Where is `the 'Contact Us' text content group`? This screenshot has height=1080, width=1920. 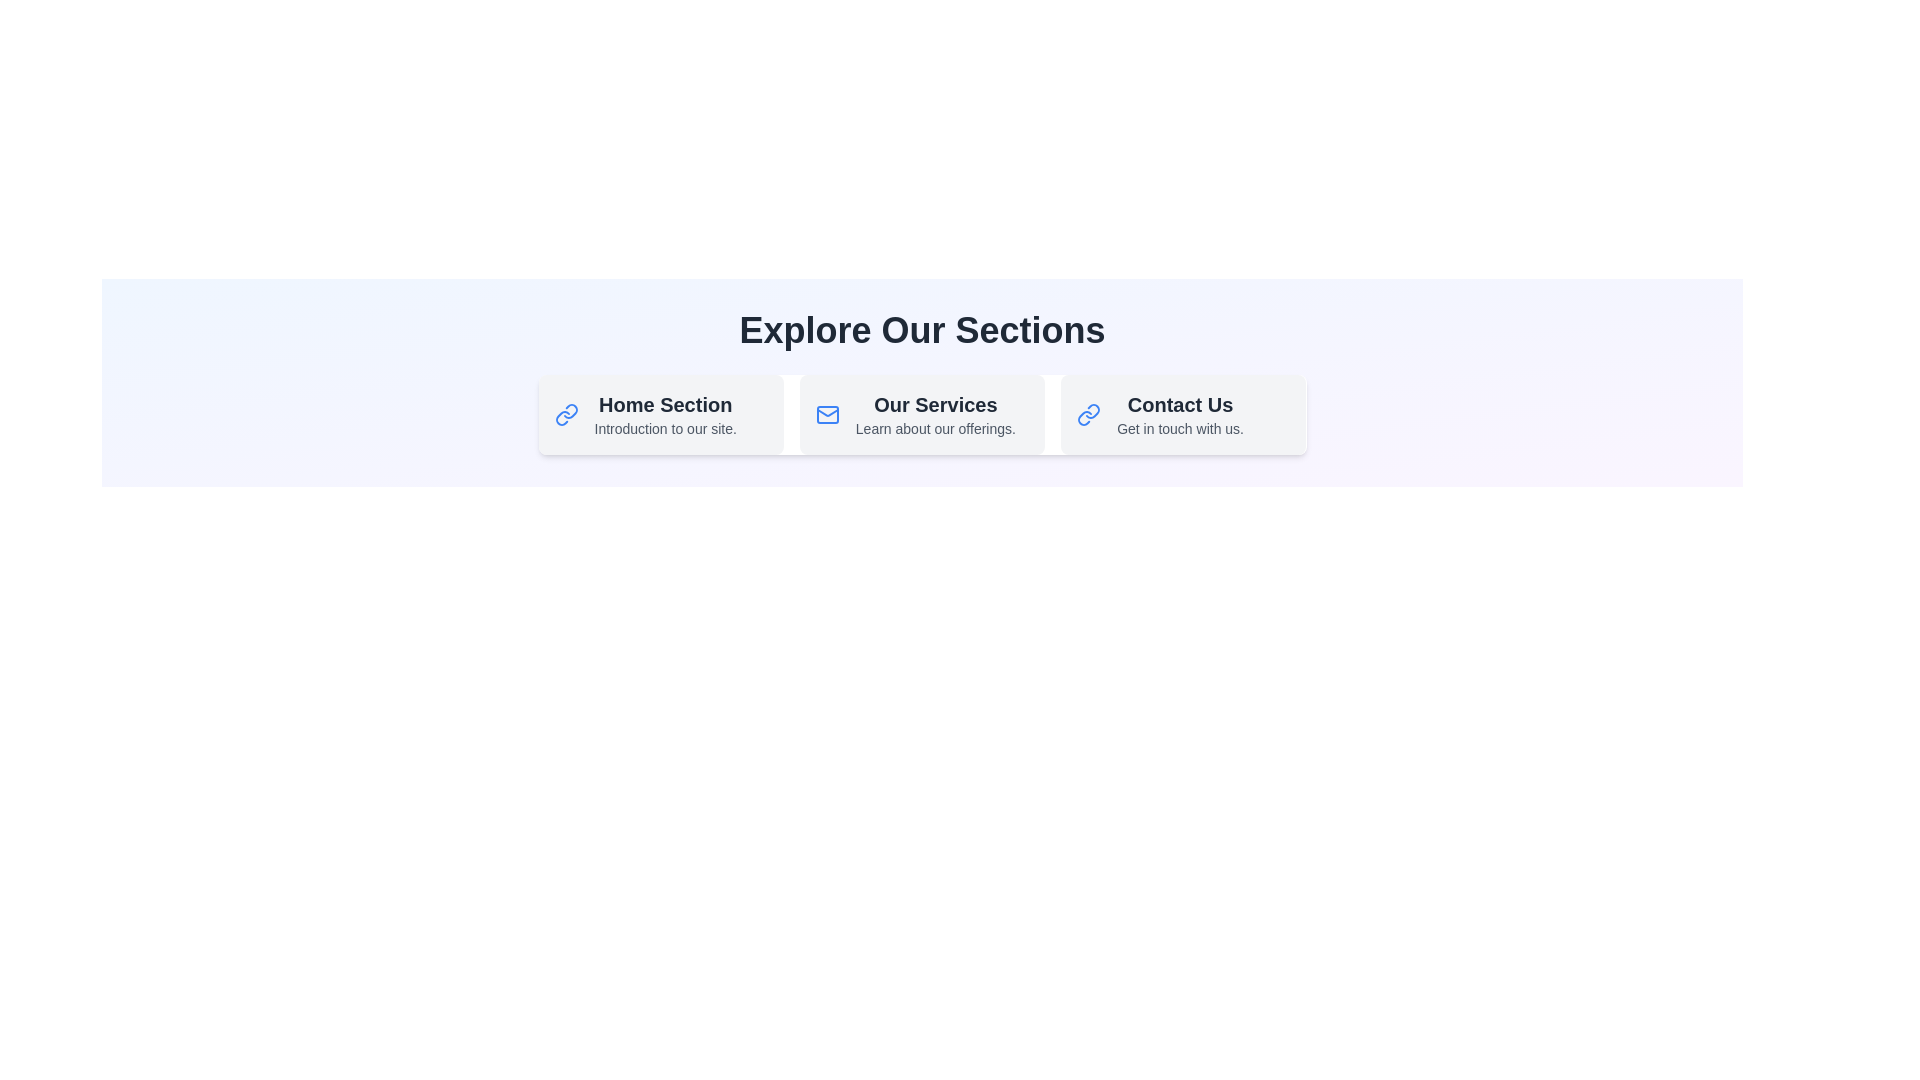 the 'Contact Us' text content group is located at coordinates (1180, 414).